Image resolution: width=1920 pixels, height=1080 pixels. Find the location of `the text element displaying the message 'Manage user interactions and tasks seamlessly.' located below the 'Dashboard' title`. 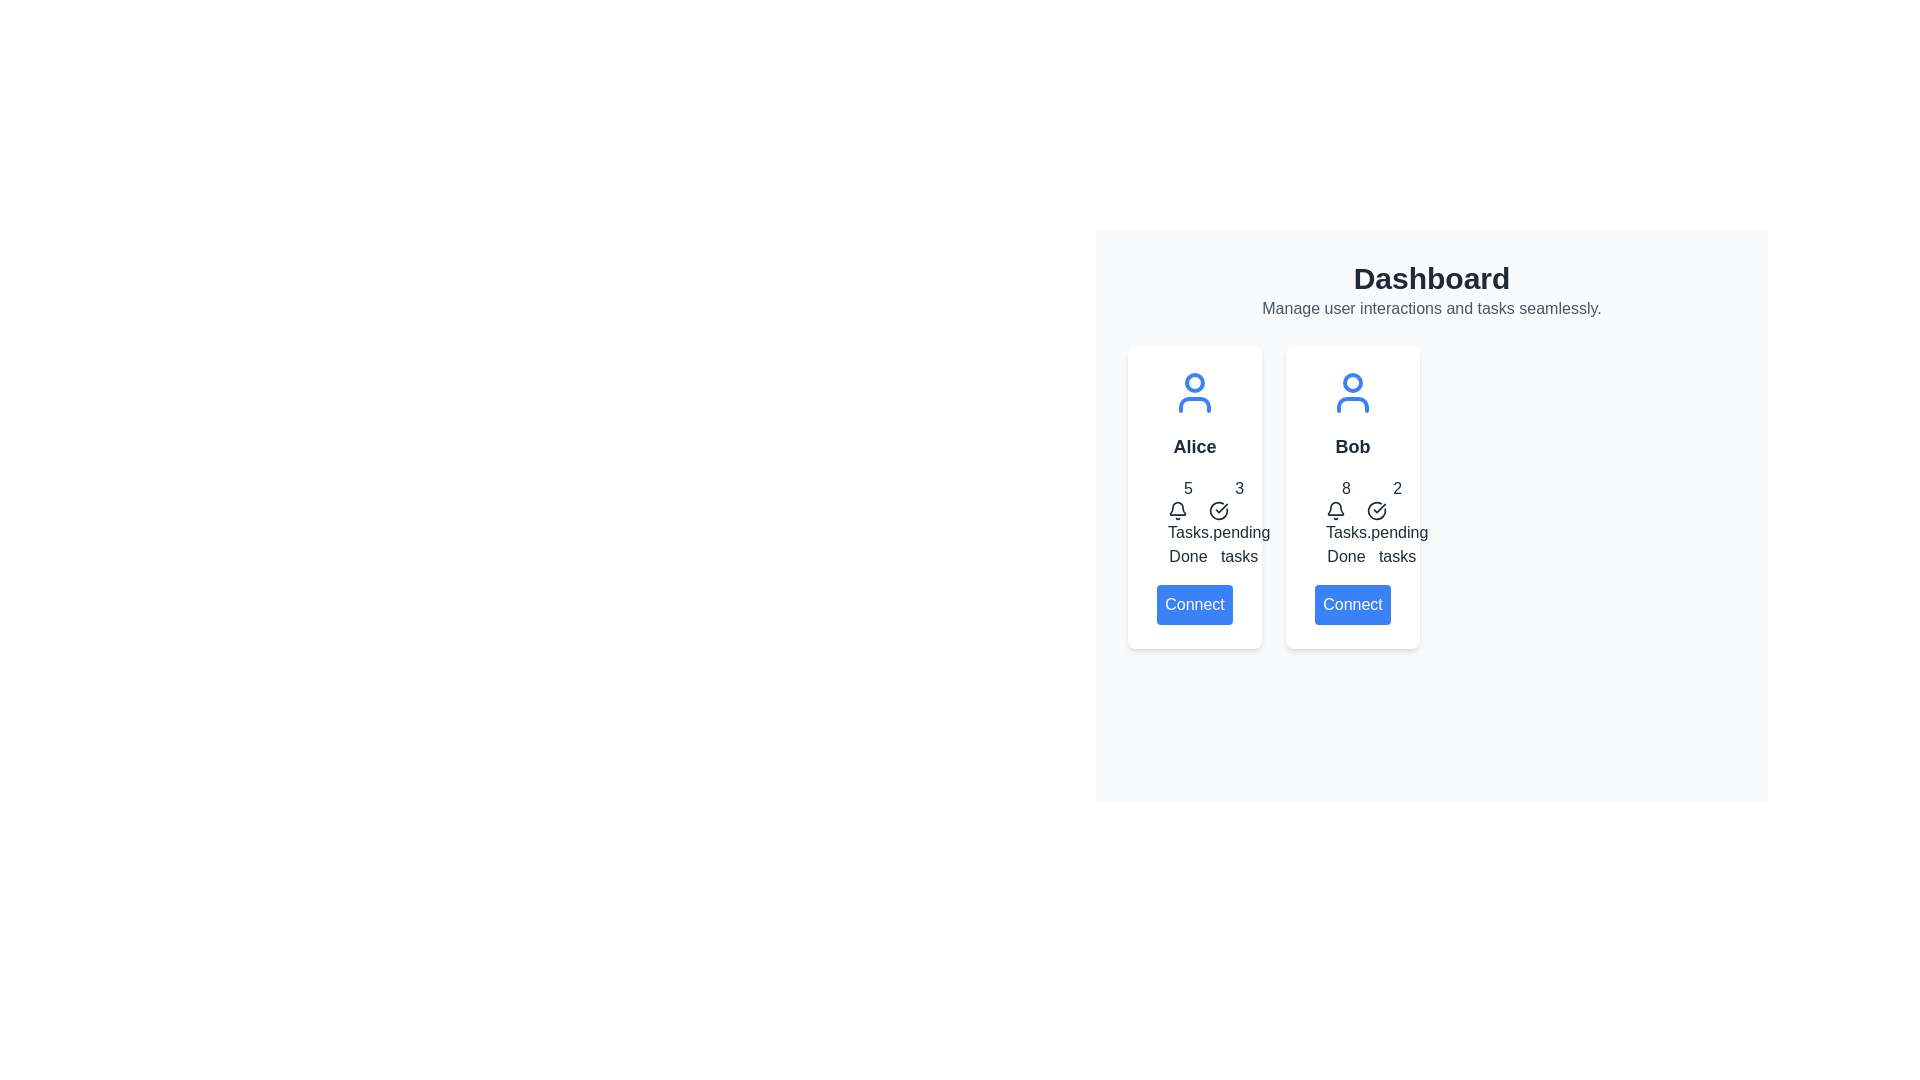

the text element displaying the message 'Manage user interactions and tasks seamlessly.' located below the 'Dashboard' title is located at coordinates (1430, 308).